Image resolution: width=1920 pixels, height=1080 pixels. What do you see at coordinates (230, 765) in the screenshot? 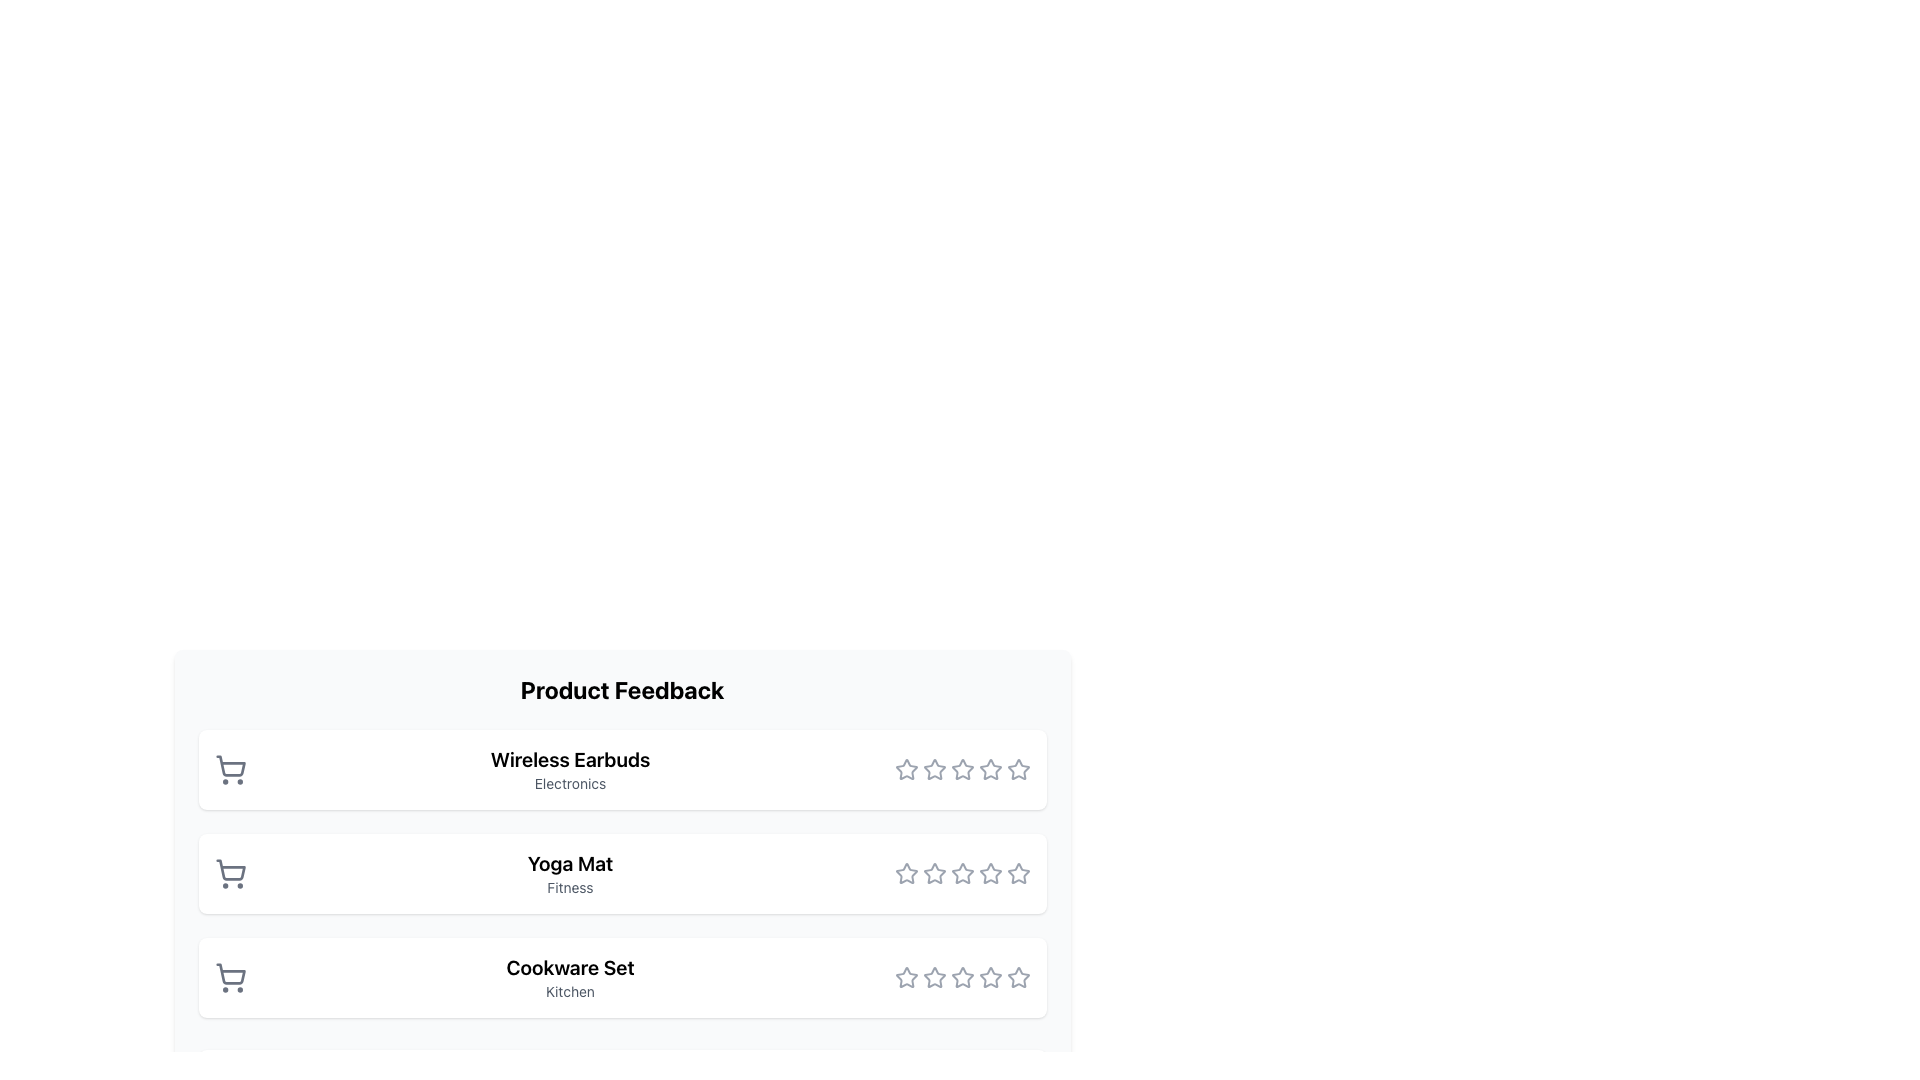
I see `the cart icon representing a shopping cart, which is outlined and gray in color, located to the left of the text 'Wireless Earbuds' in the first item of a vertical list` at bounding box center [230, 765].